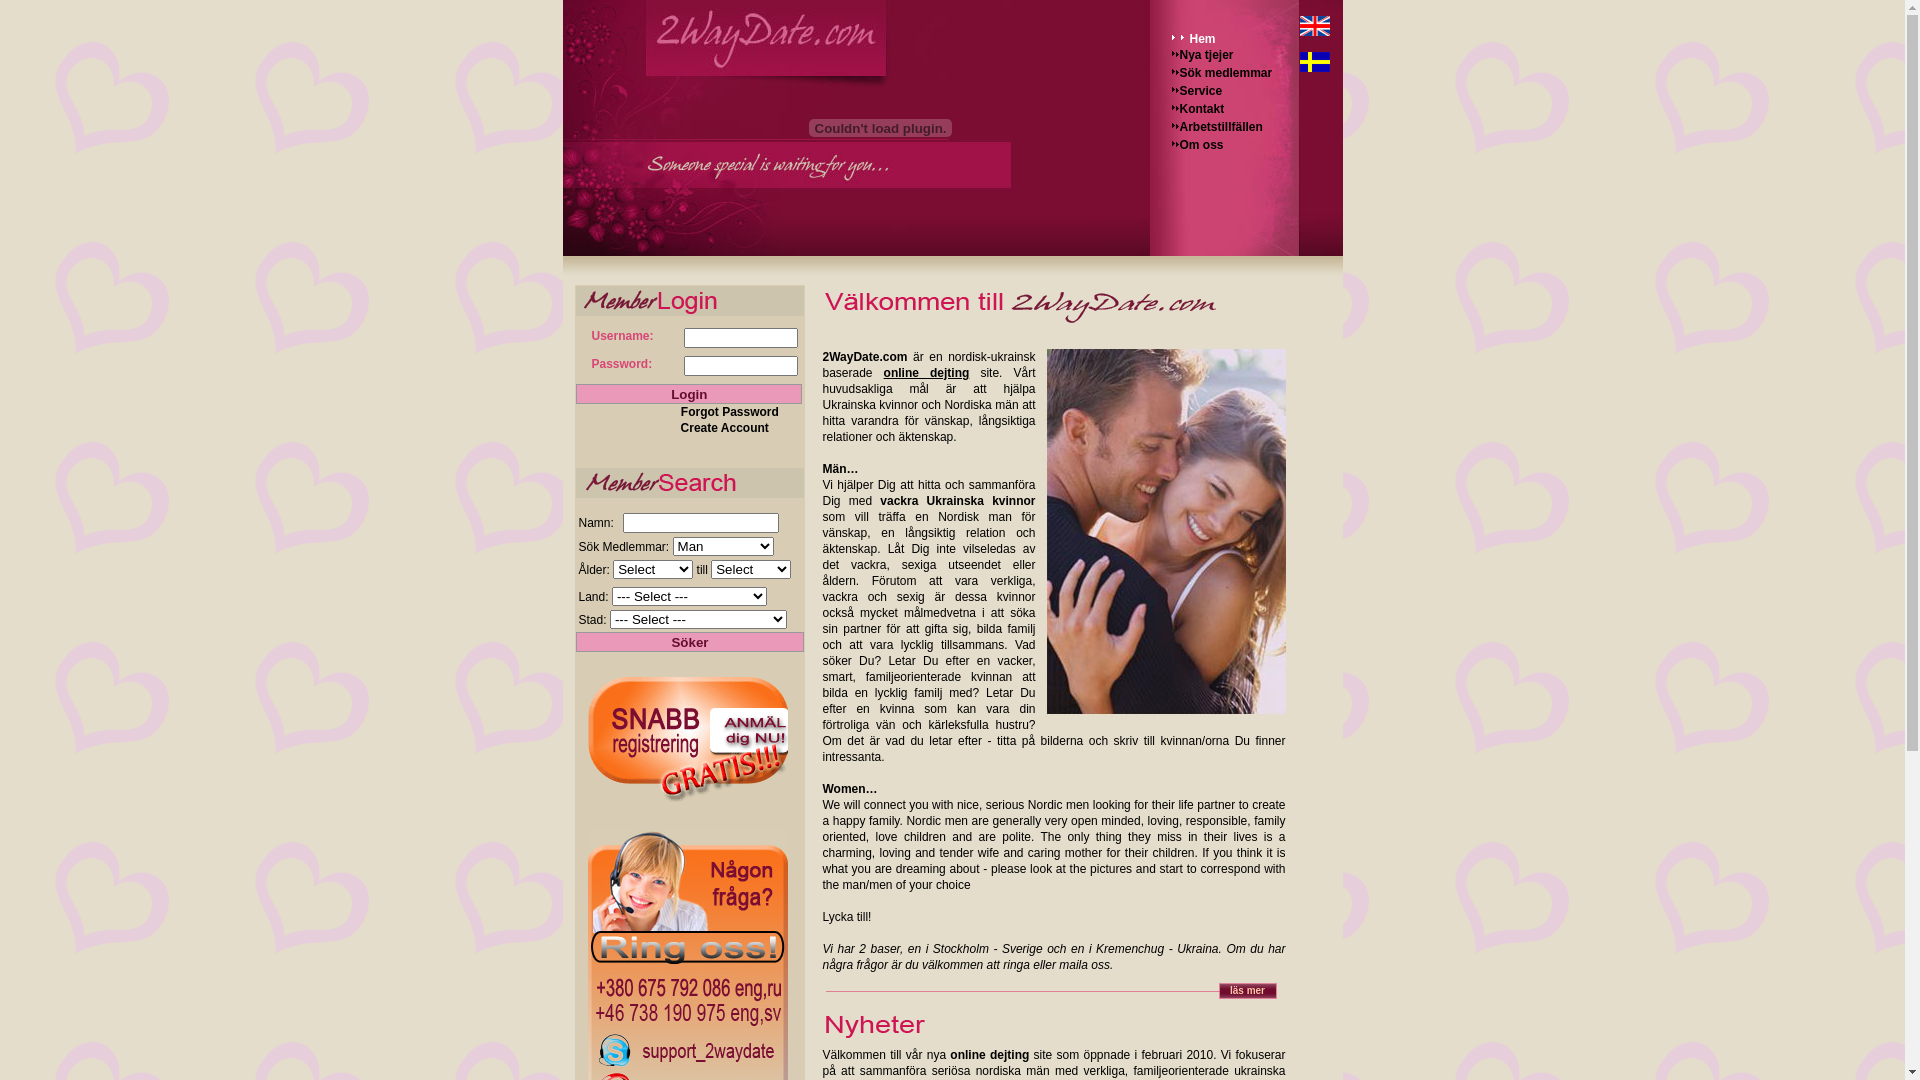 The height and width of the screenshot is (1080, 1920). Describe the element at coordinates (1176, 91) in the screenshot. I see `'Service'` at that location.